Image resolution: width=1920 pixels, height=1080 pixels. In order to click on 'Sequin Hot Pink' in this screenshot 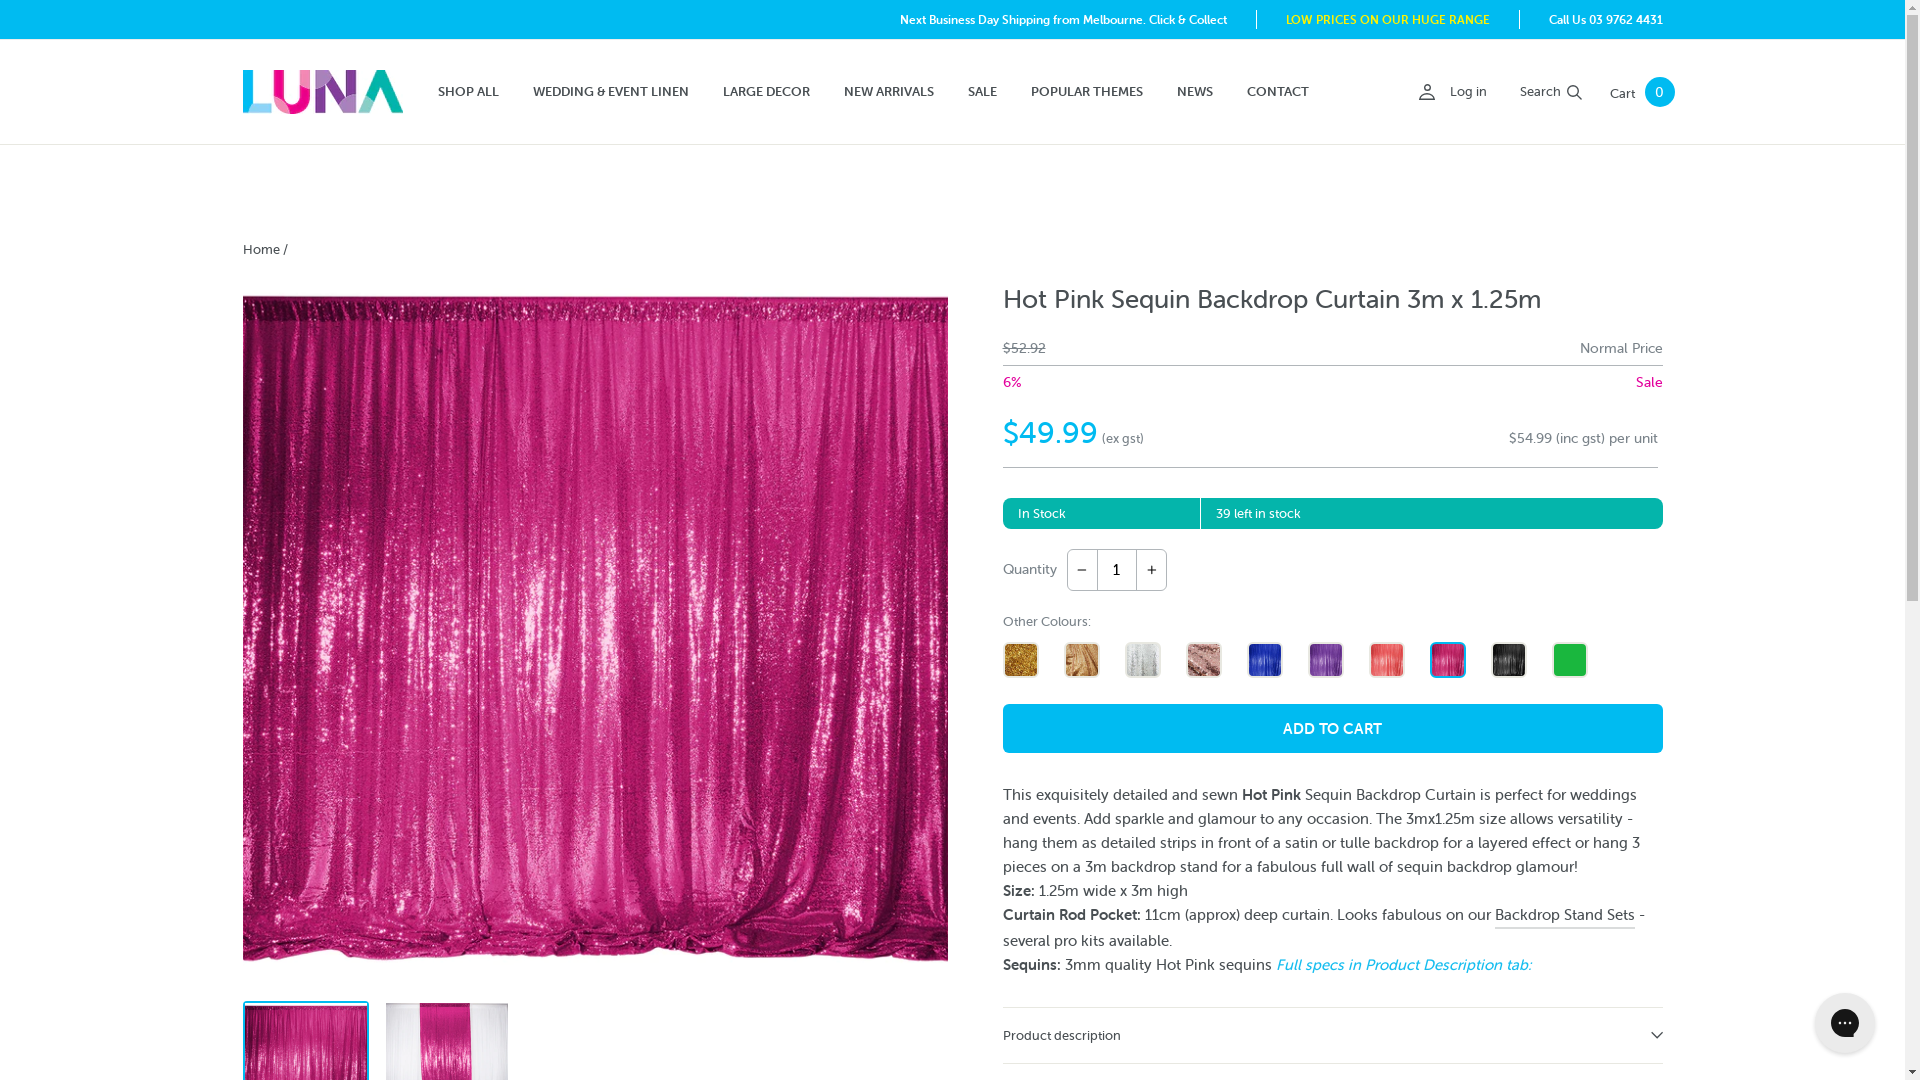, I will do `click(1448, 659)`.